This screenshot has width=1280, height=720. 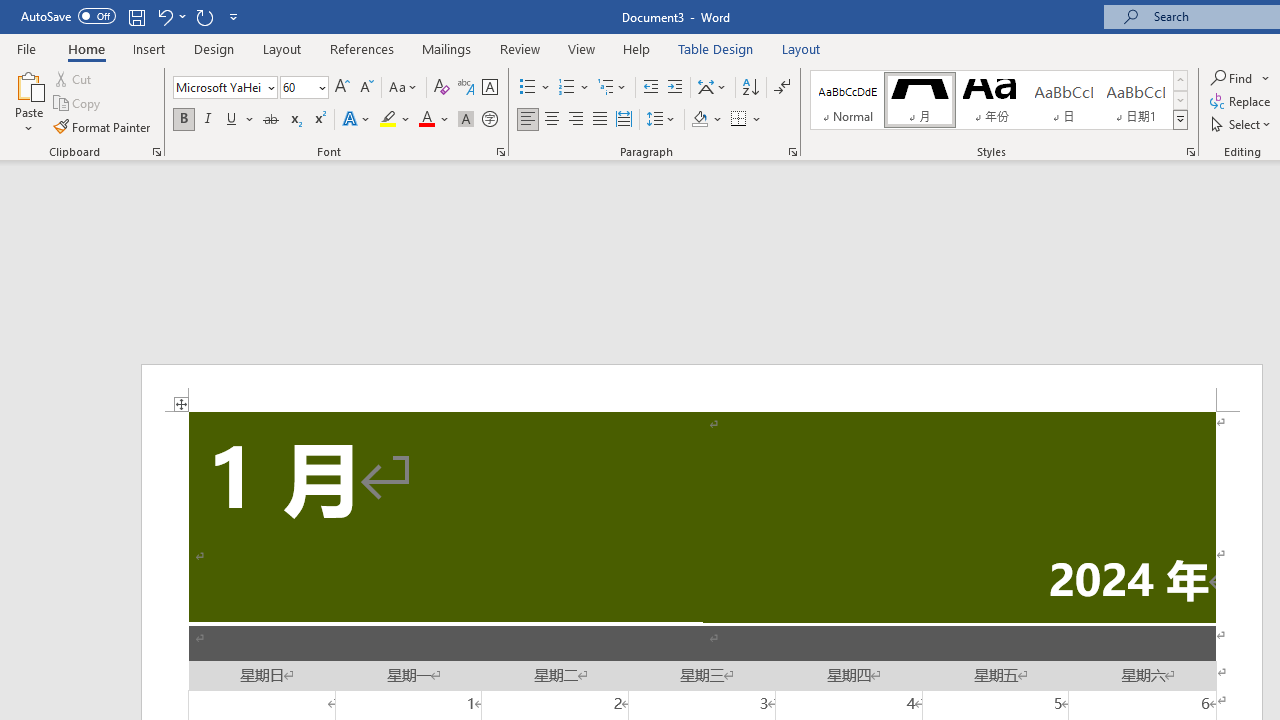 I want to click on 'Underline', so click(x=232, y=119).